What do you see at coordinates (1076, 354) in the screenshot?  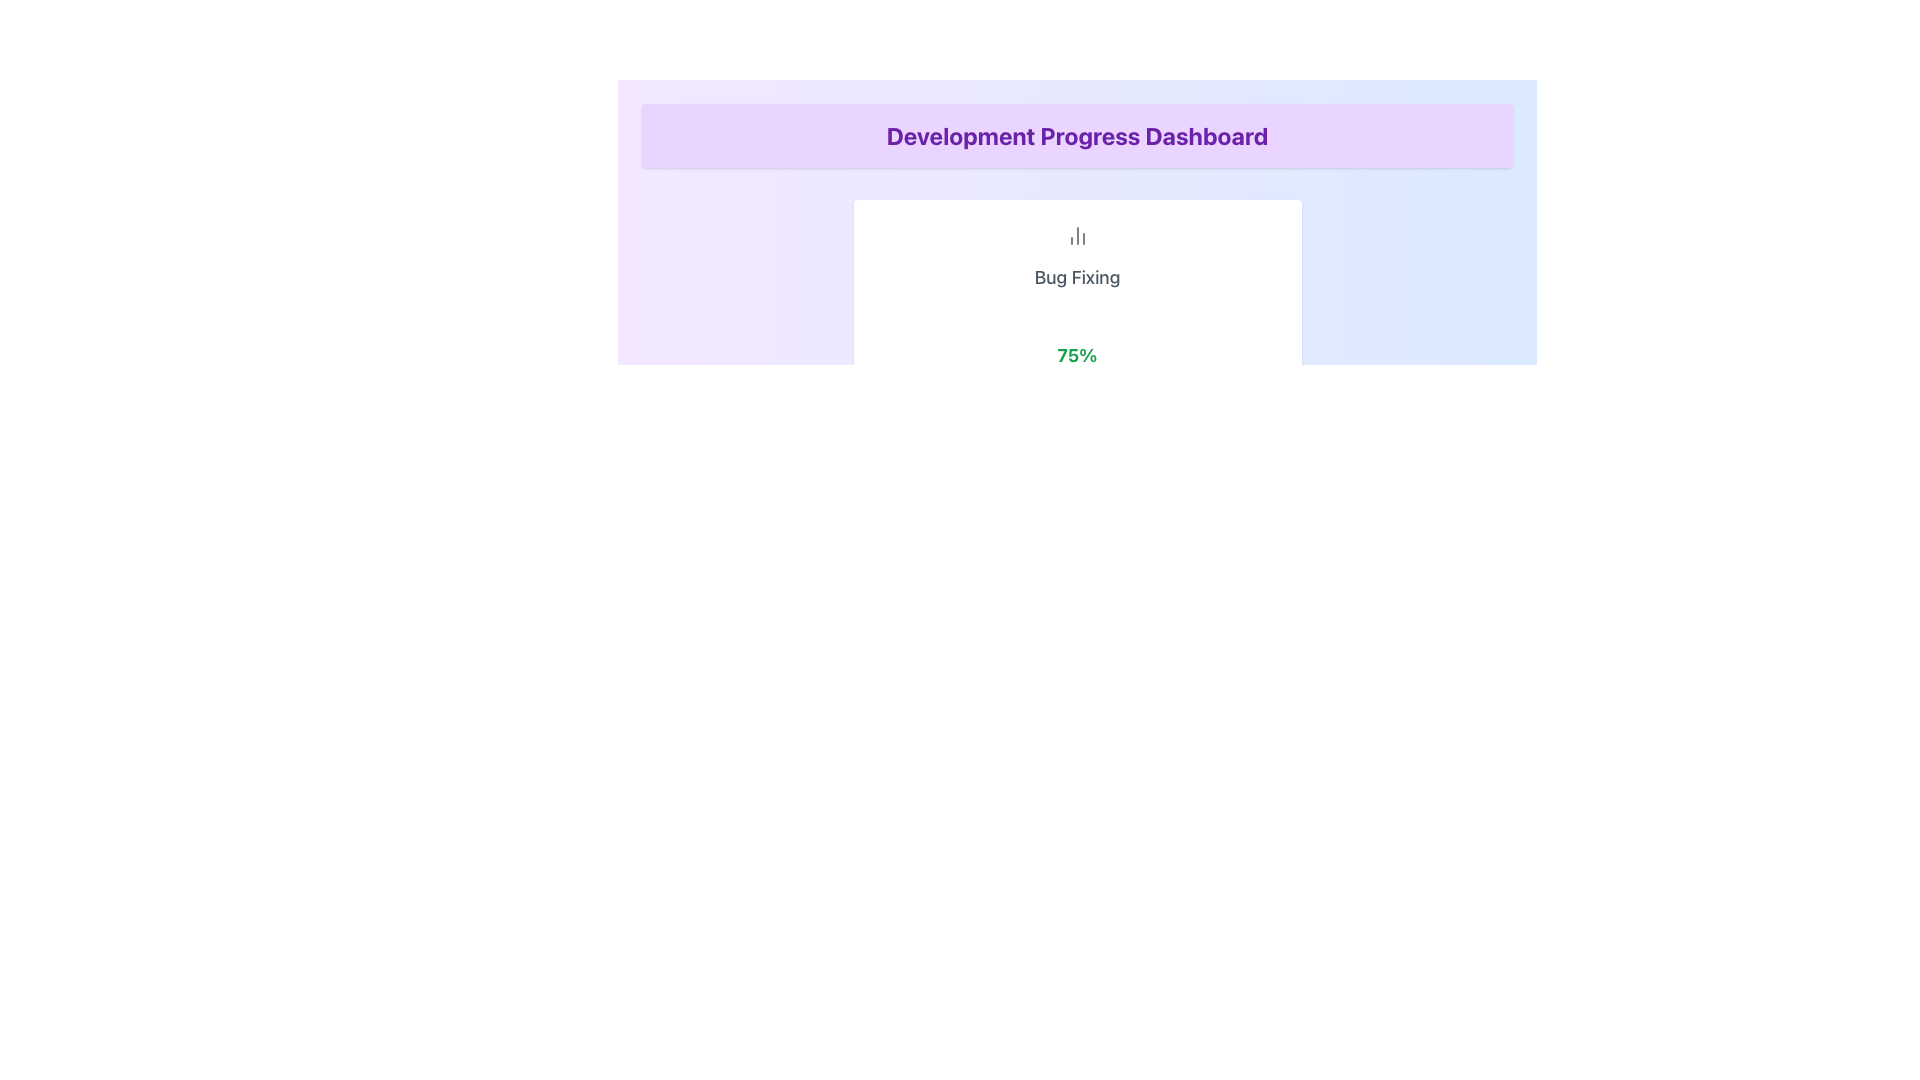 I see `displayed percentage from the Progress Indicator located beneath the 'Bug Fixing' text and above the 'Increase' and 'Decrease' buttons` at bounding box center [1076, 354].